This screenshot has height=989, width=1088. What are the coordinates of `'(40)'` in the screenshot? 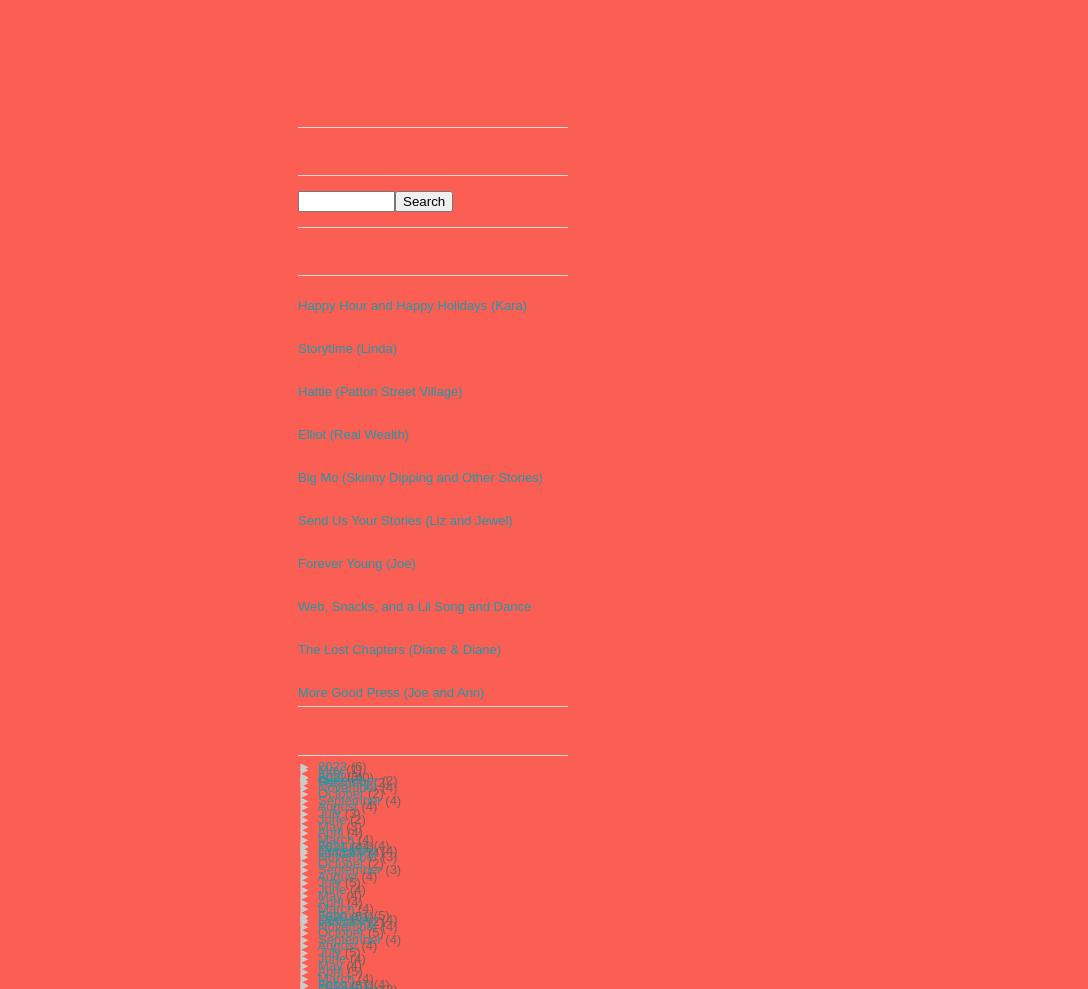 It's located at (350, 775).